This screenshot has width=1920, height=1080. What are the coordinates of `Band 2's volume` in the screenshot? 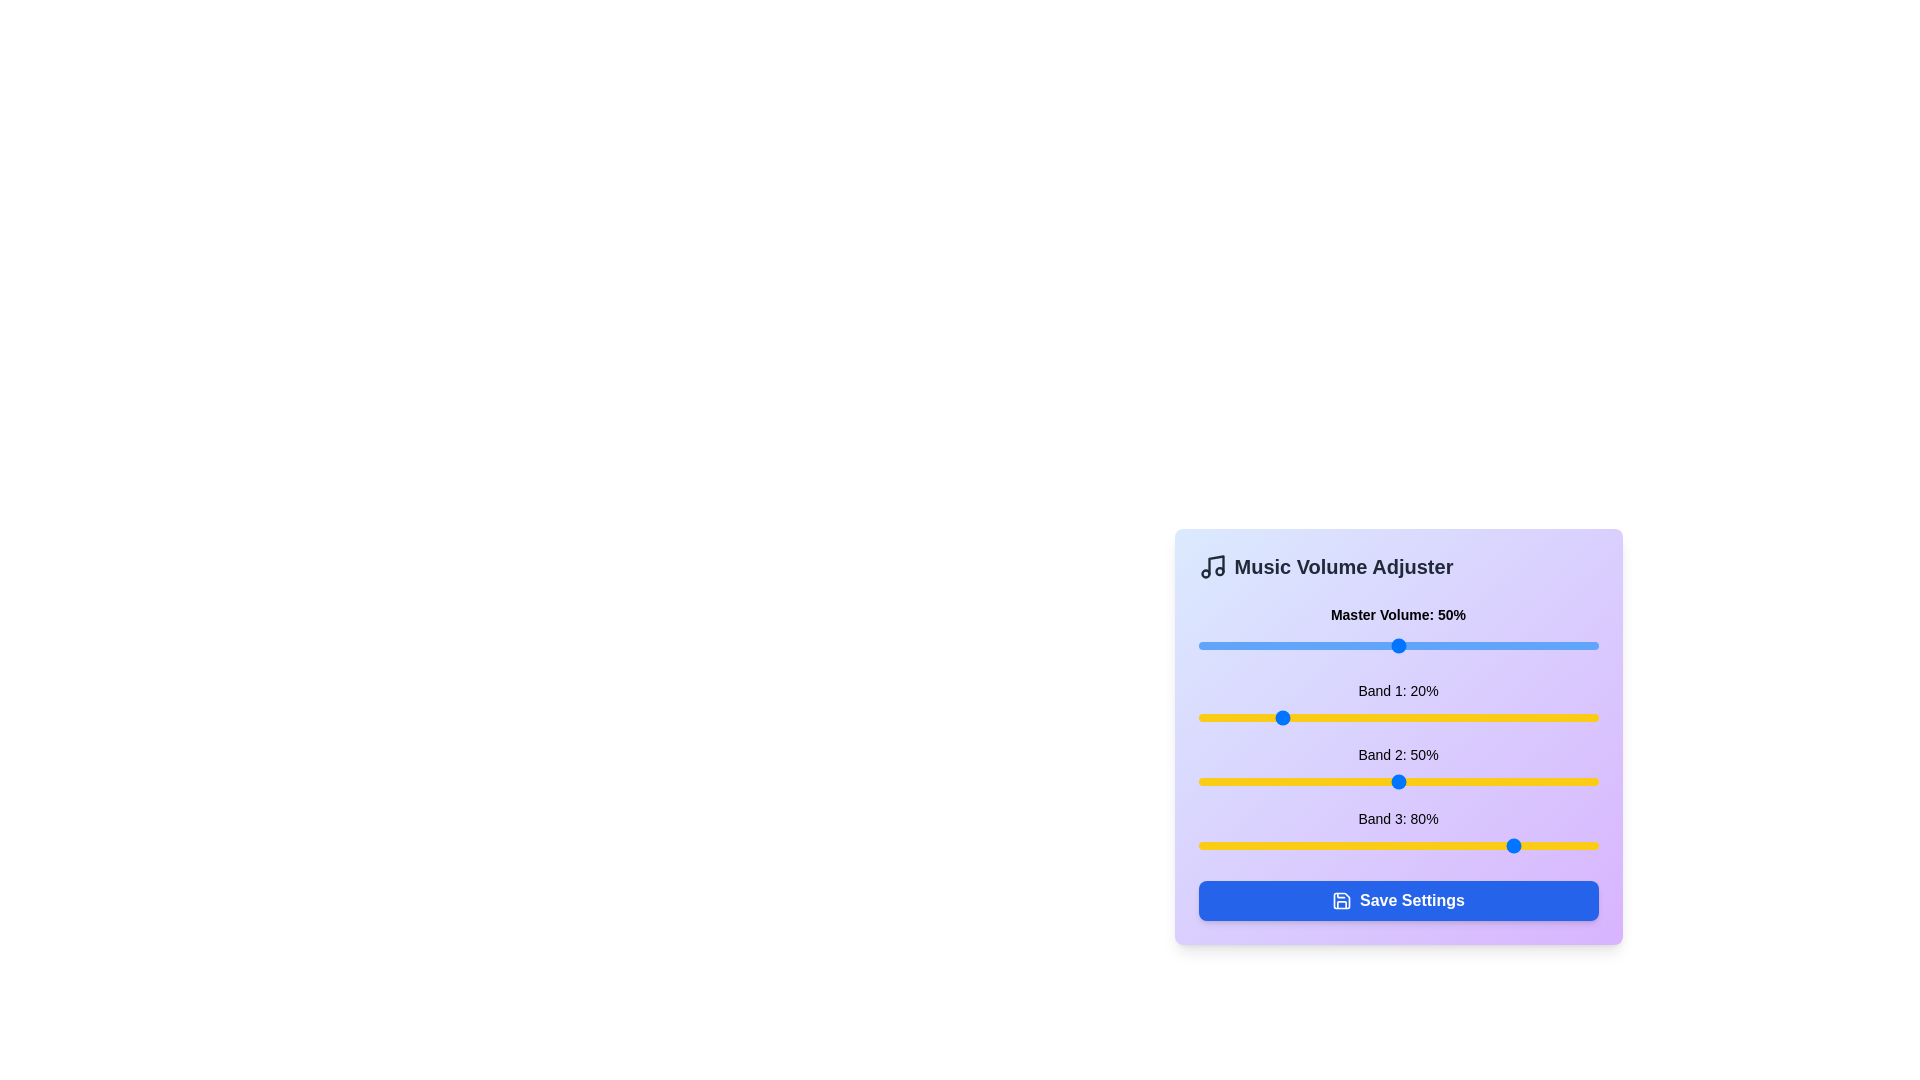 It's located at (1350, 781).